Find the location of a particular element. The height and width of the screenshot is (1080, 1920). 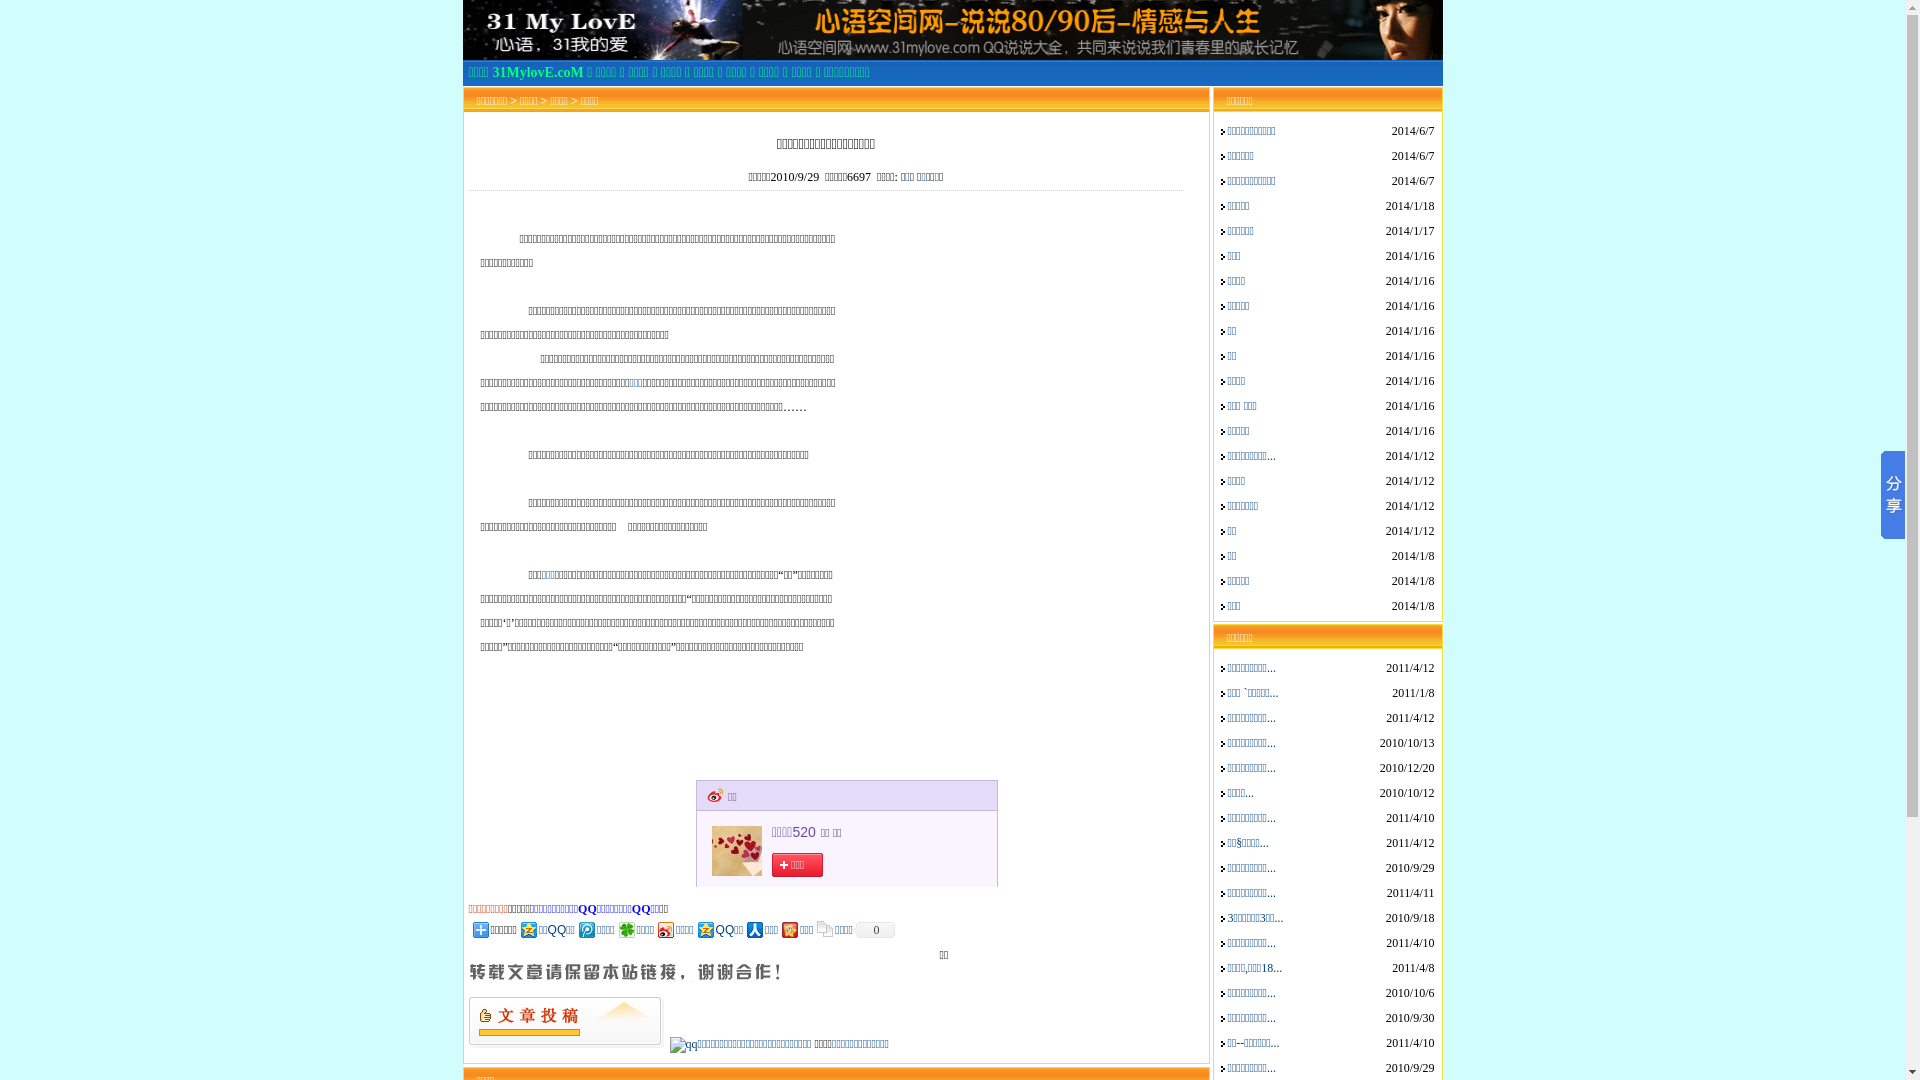

'0' is located at coordinates (873, 929).